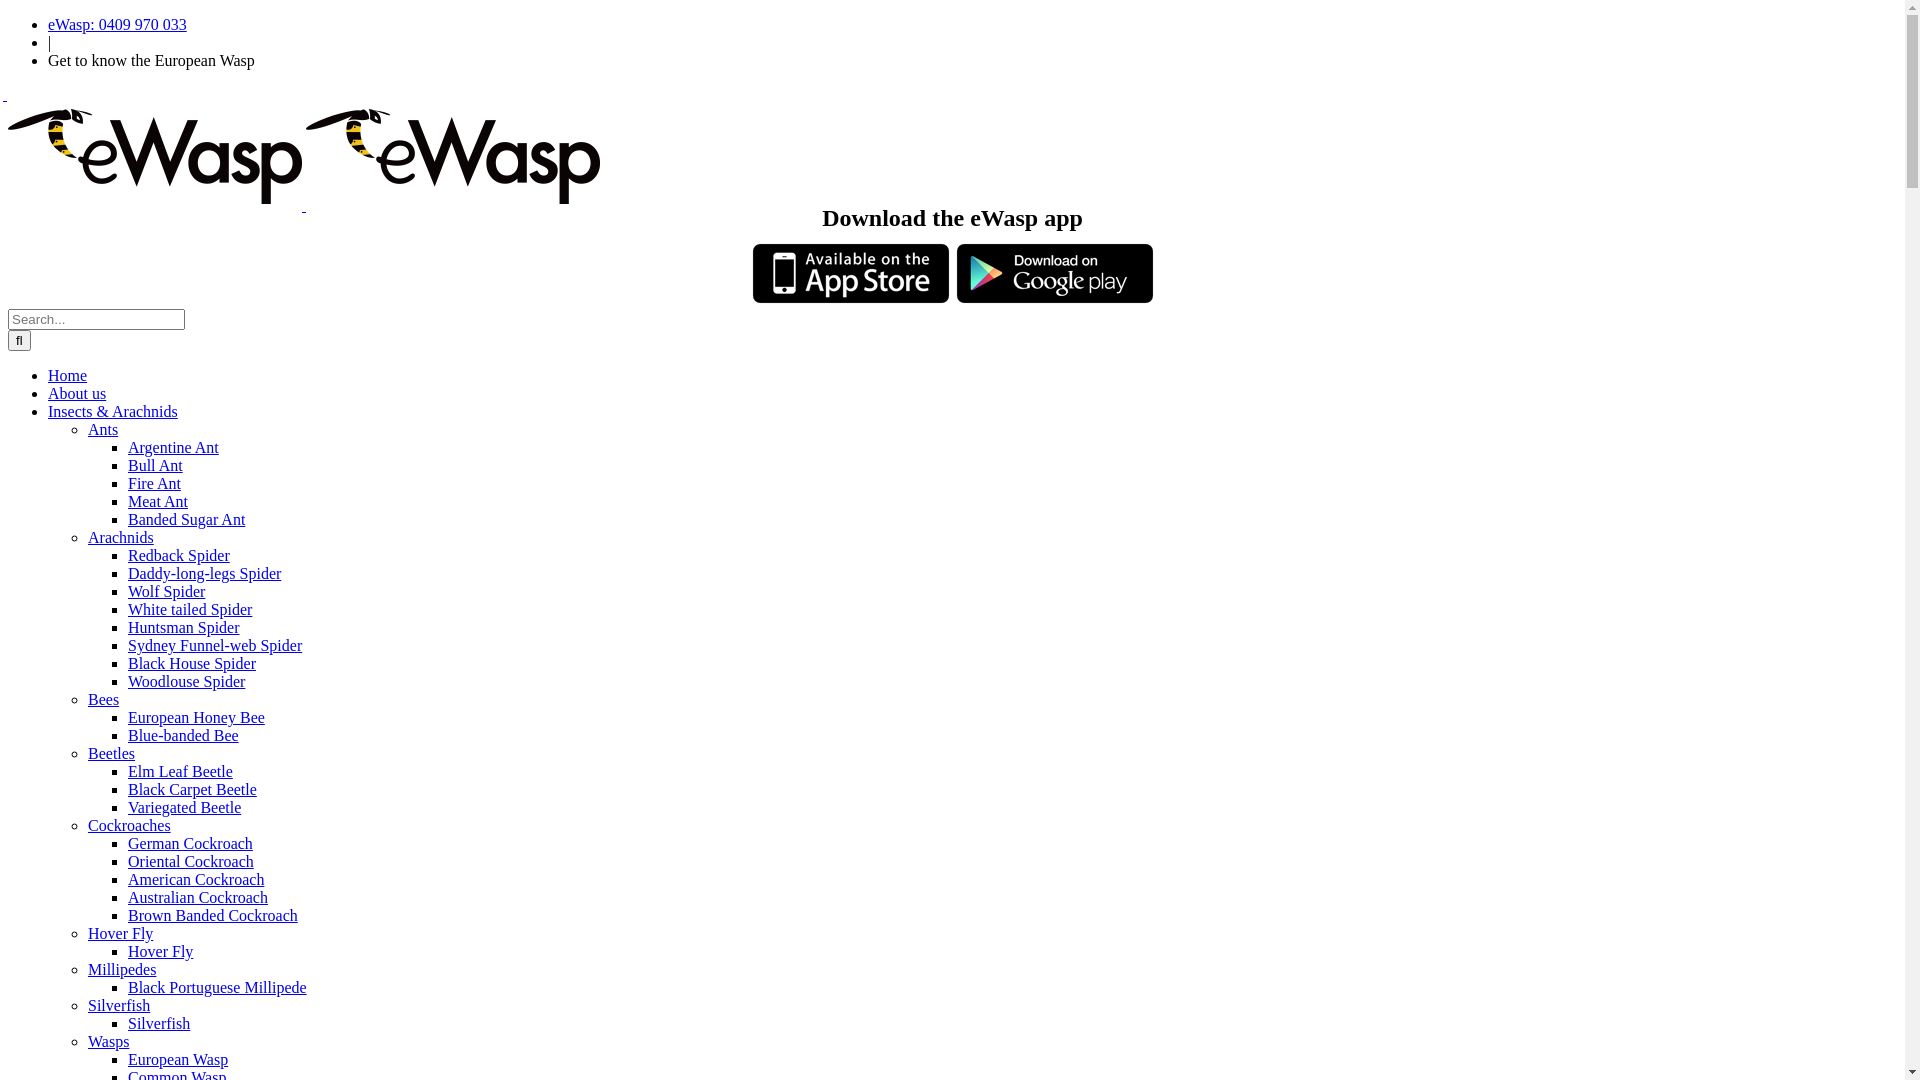 The height and width of the screenshot is (1080, 1920). What do you see at coordinates (119, 536) in the screenshot?
I see `'Arachnids'` at bounding box center [119, 536].